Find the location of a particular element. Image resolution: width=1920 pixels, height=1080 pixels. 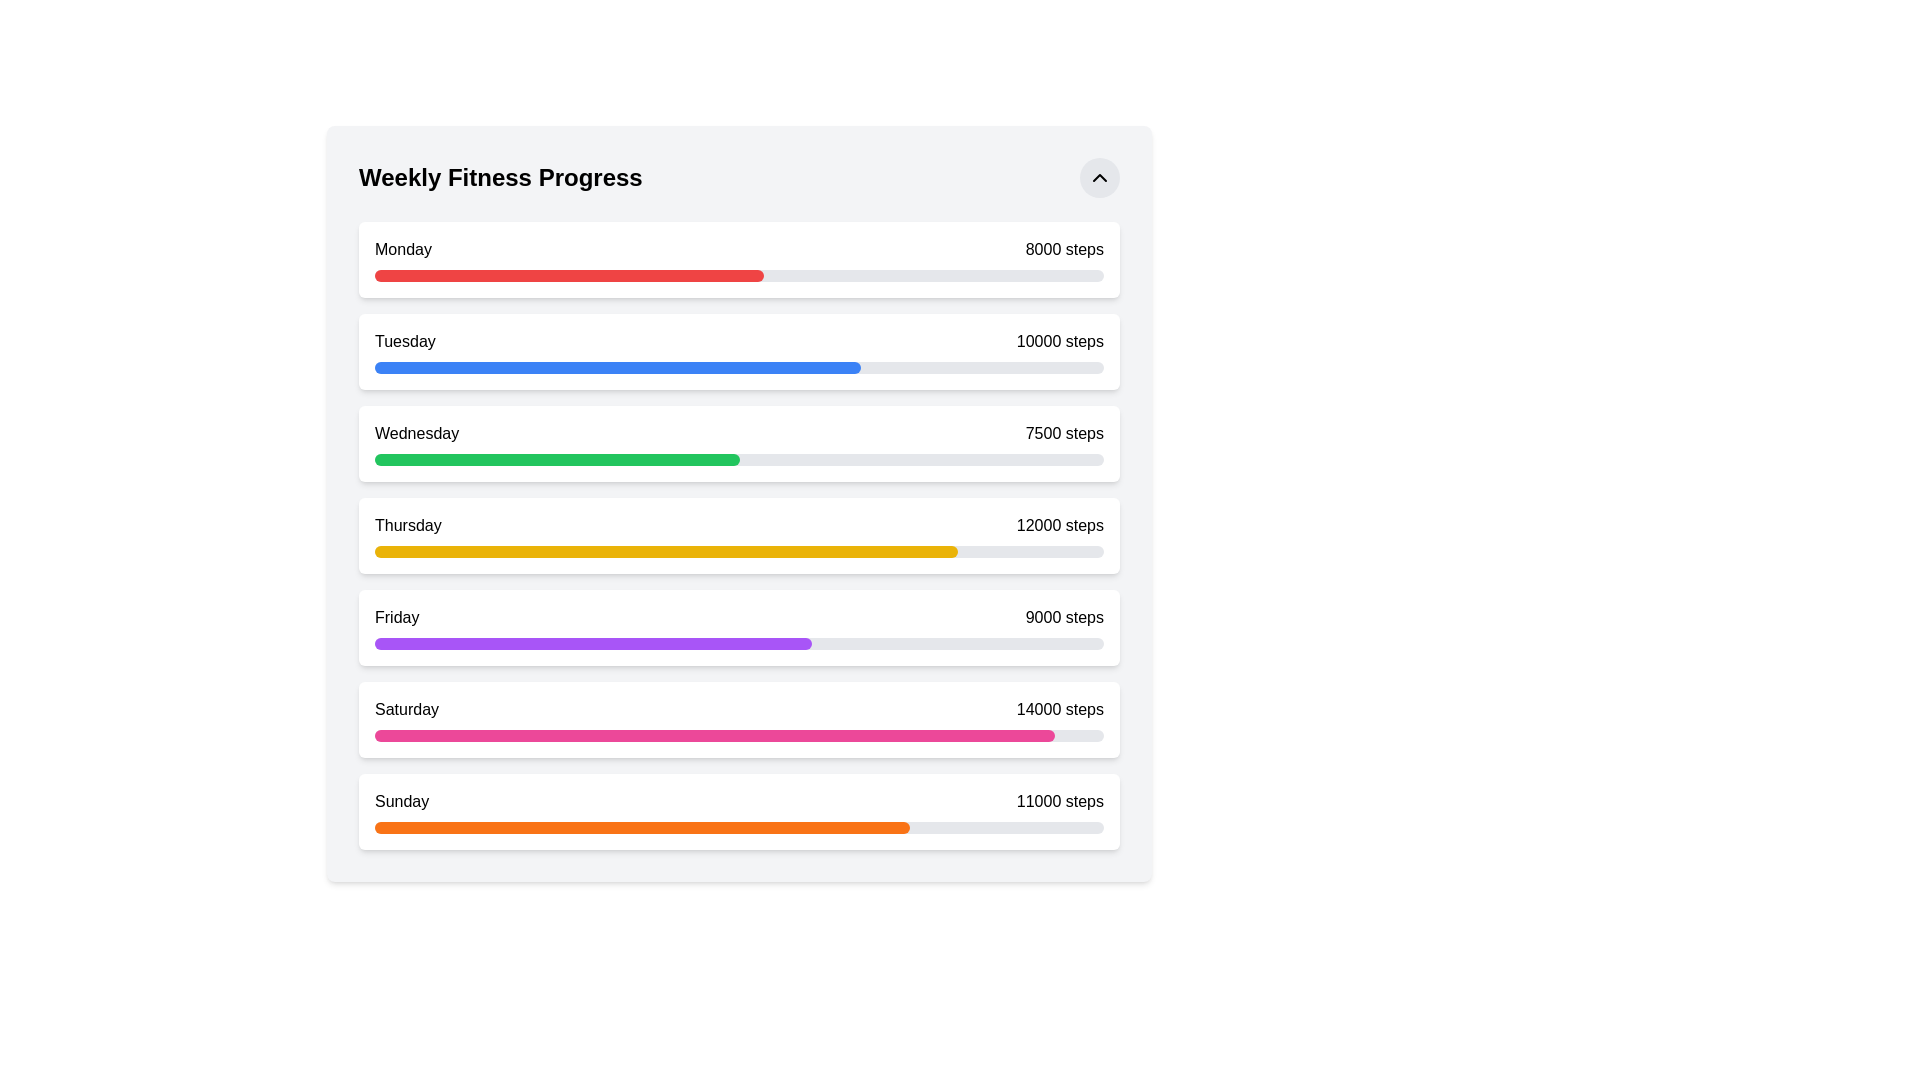

the text within the text label displaying the number of steps logged for the day 'Friday' in the weekly fitness tracker is located at coordinates (1063, 616).